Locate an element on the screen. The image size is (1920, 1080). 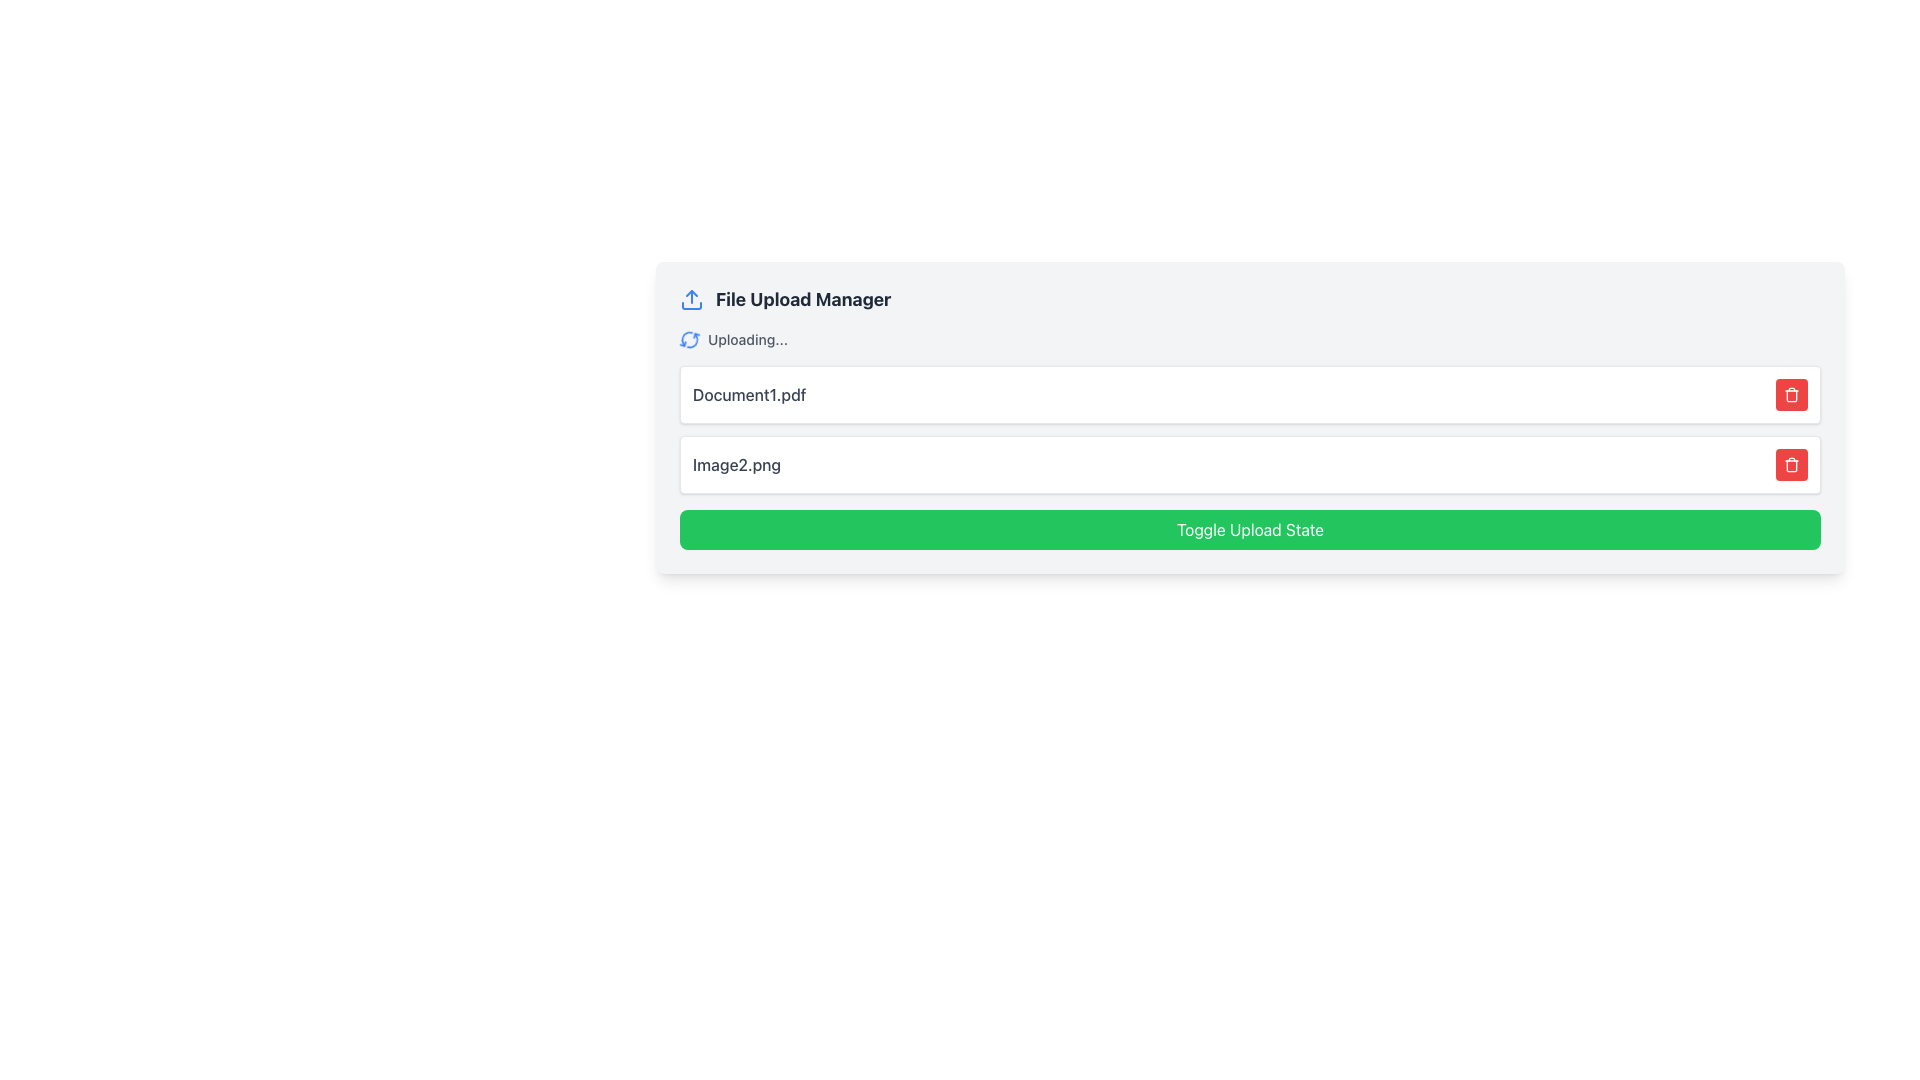
the delete icon located at the far right of the file upload entry button is located at coordinates (1791, 465).